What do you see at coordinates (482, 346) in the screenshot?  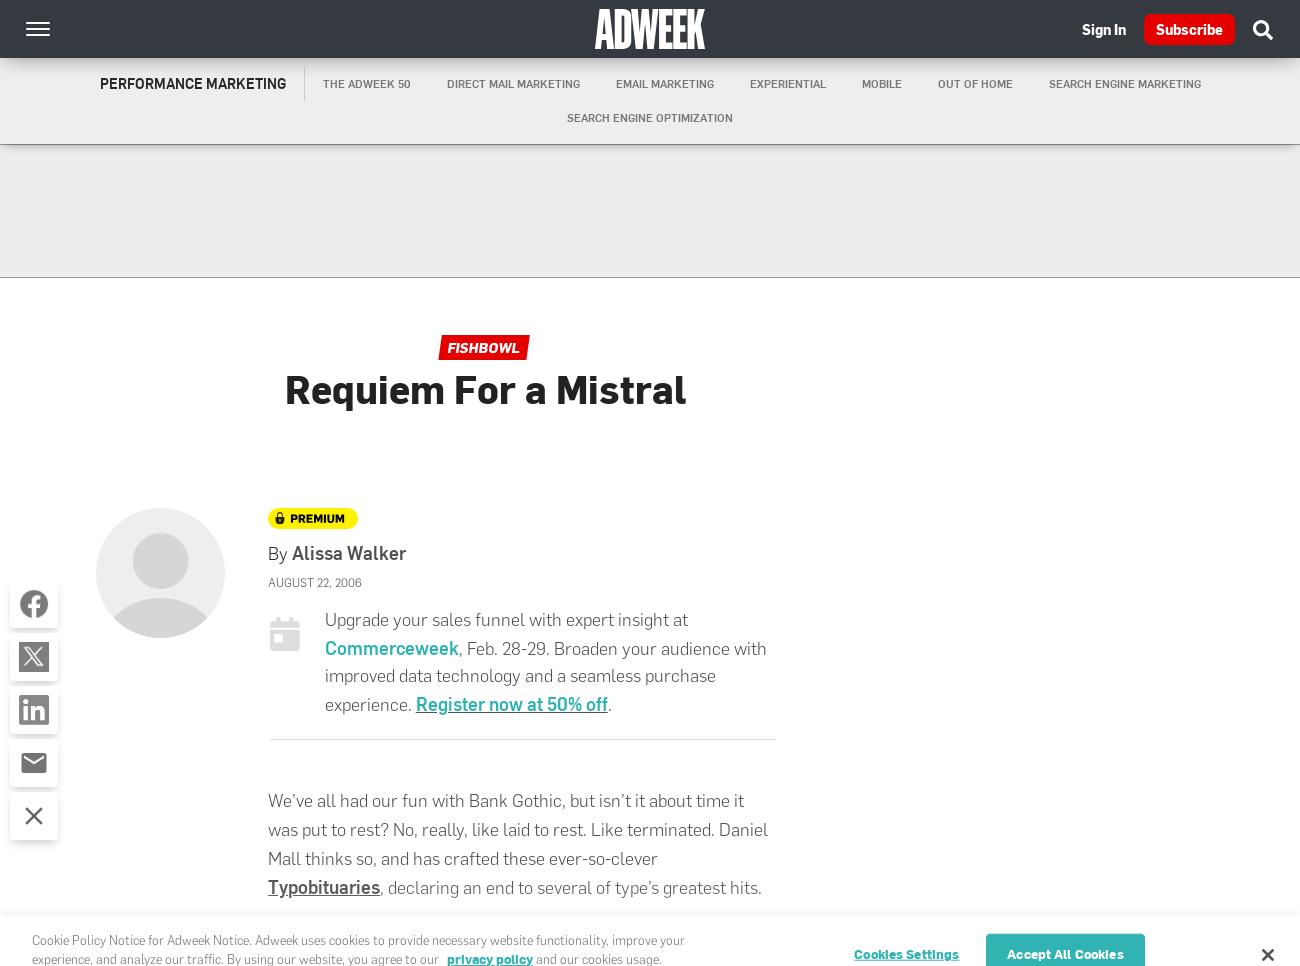 I see `'Fishbowl'` at bounding box center [482, 346].